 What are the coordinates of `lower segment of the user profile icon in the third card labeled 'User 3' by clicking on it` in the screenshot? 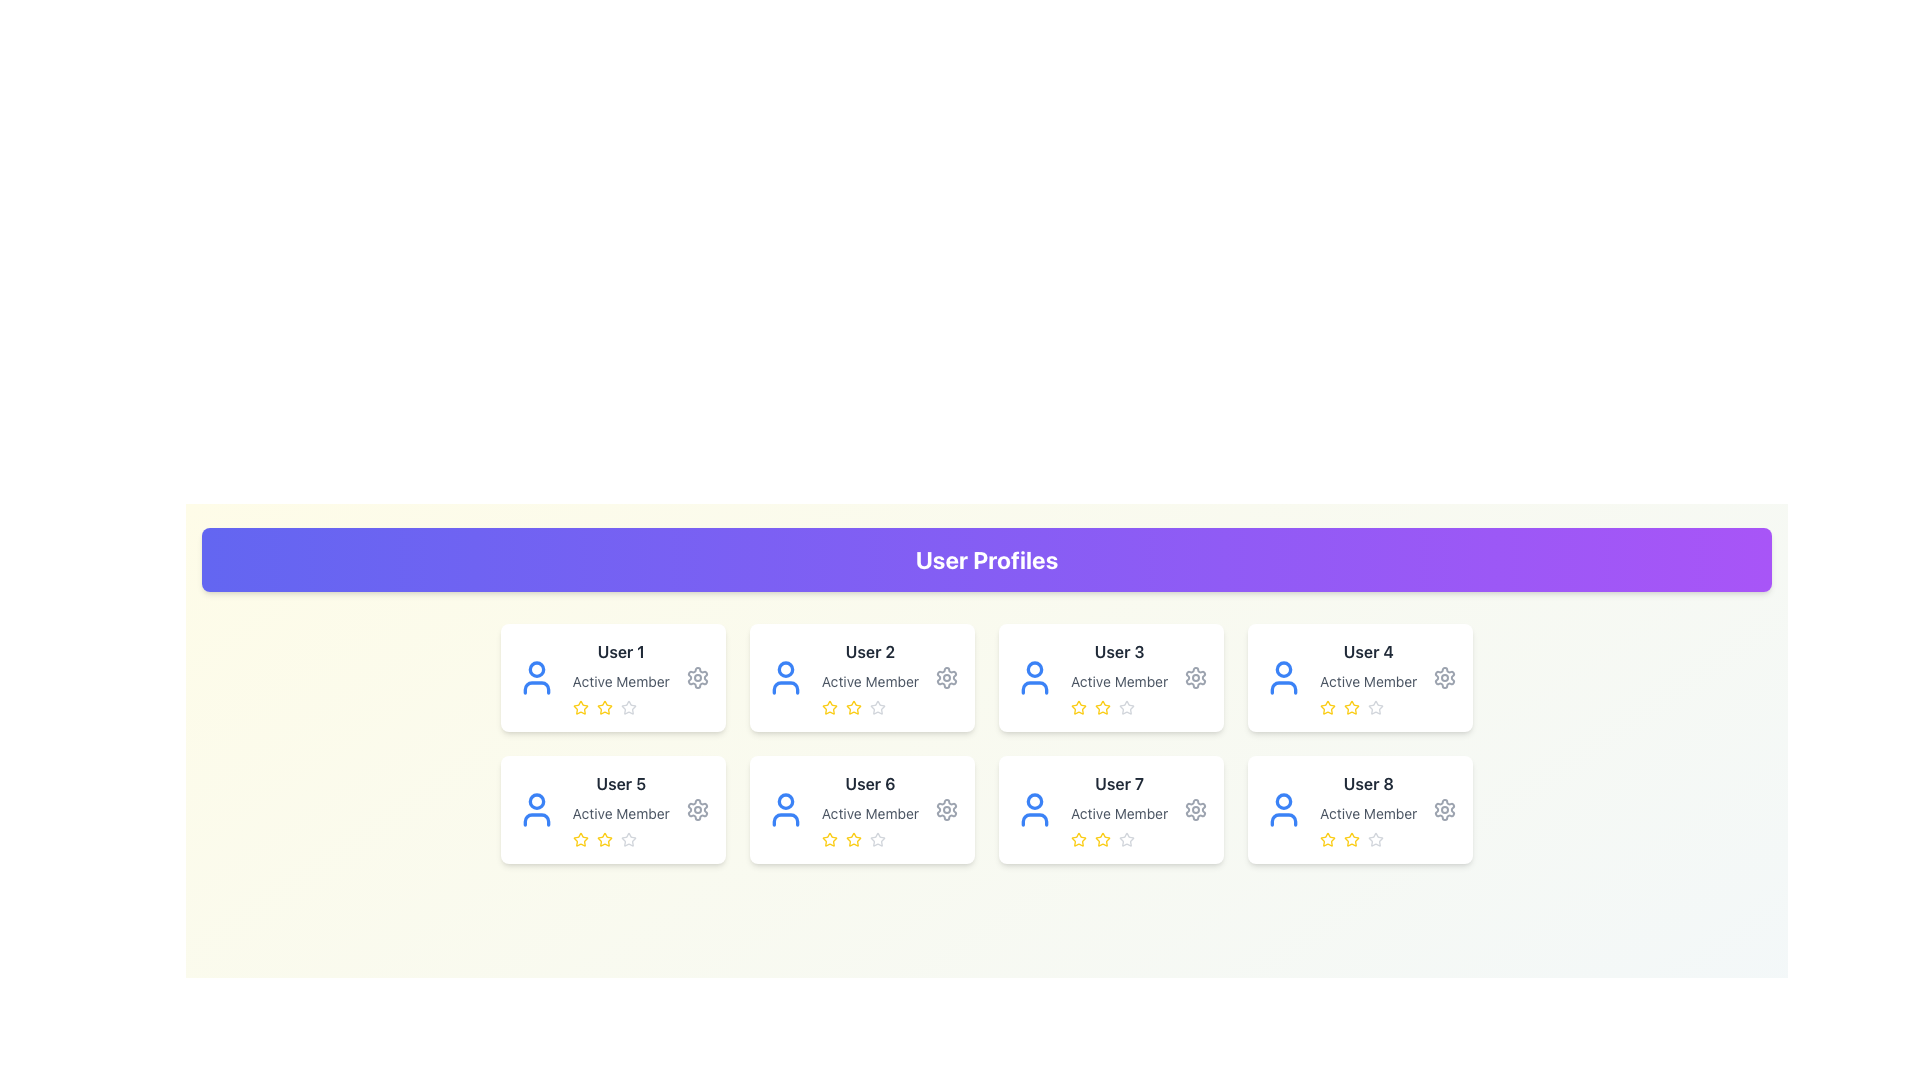 It's located at (1033, 686).